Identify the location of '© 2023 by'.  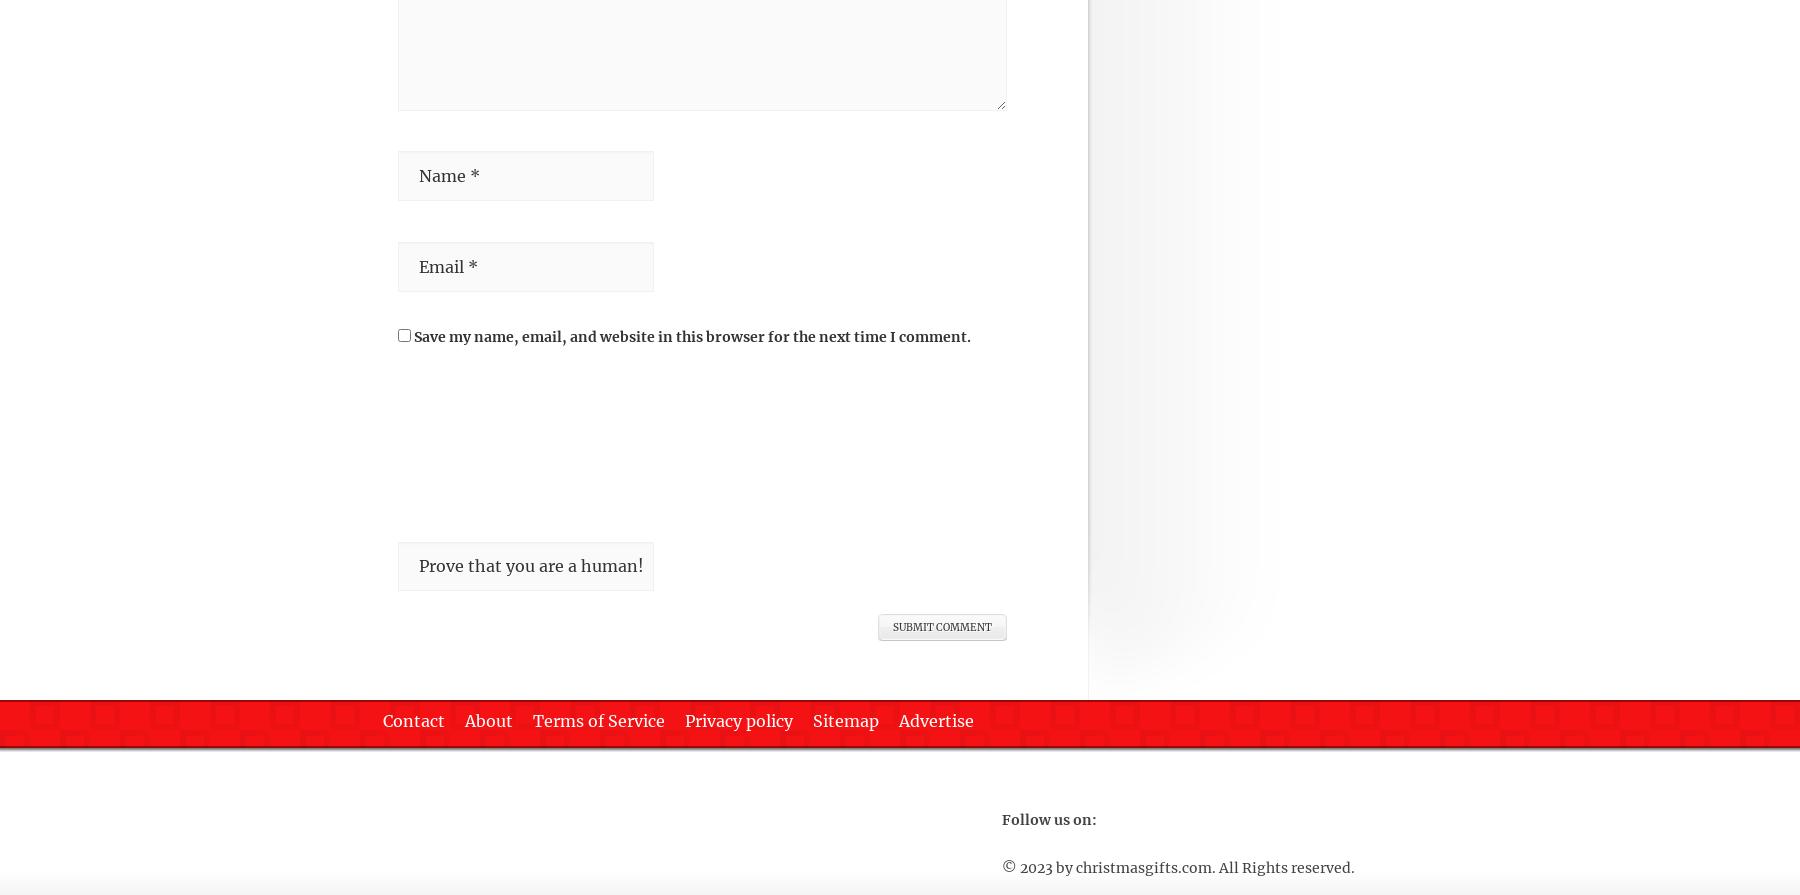
(1038, 866).